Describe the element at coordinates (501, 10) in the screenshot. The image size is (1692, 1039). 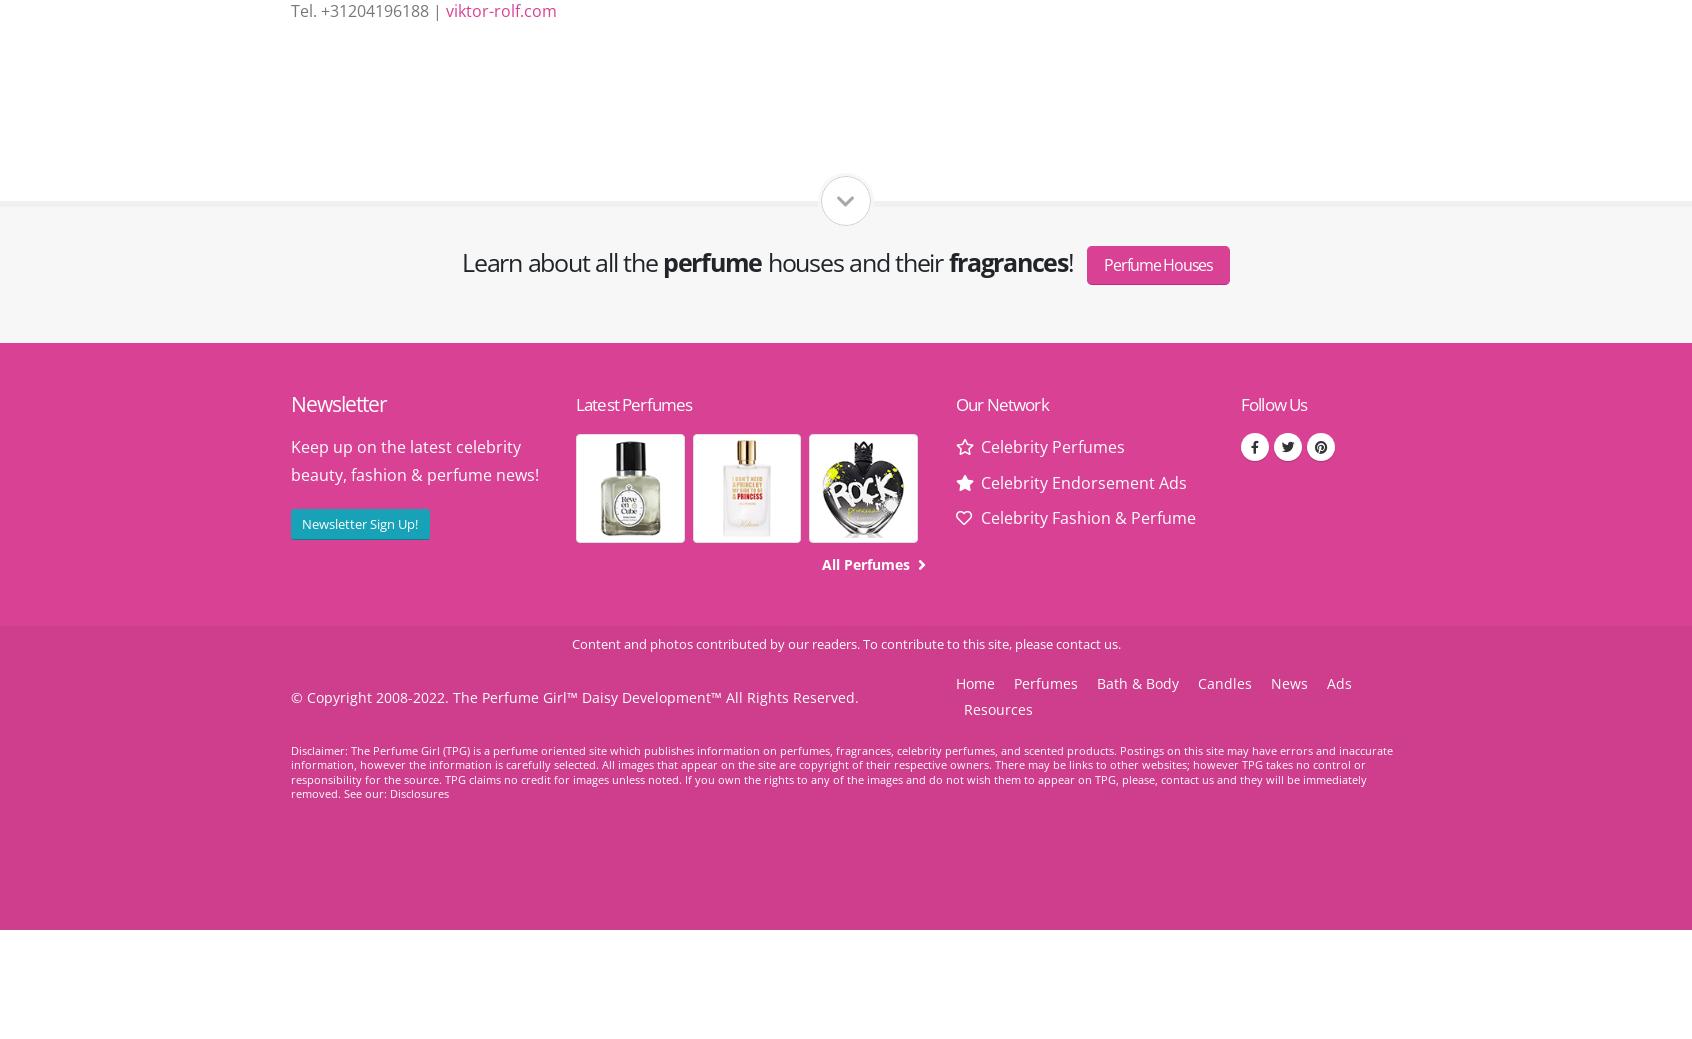
I see `'viktor-rolf.com'` at that location.